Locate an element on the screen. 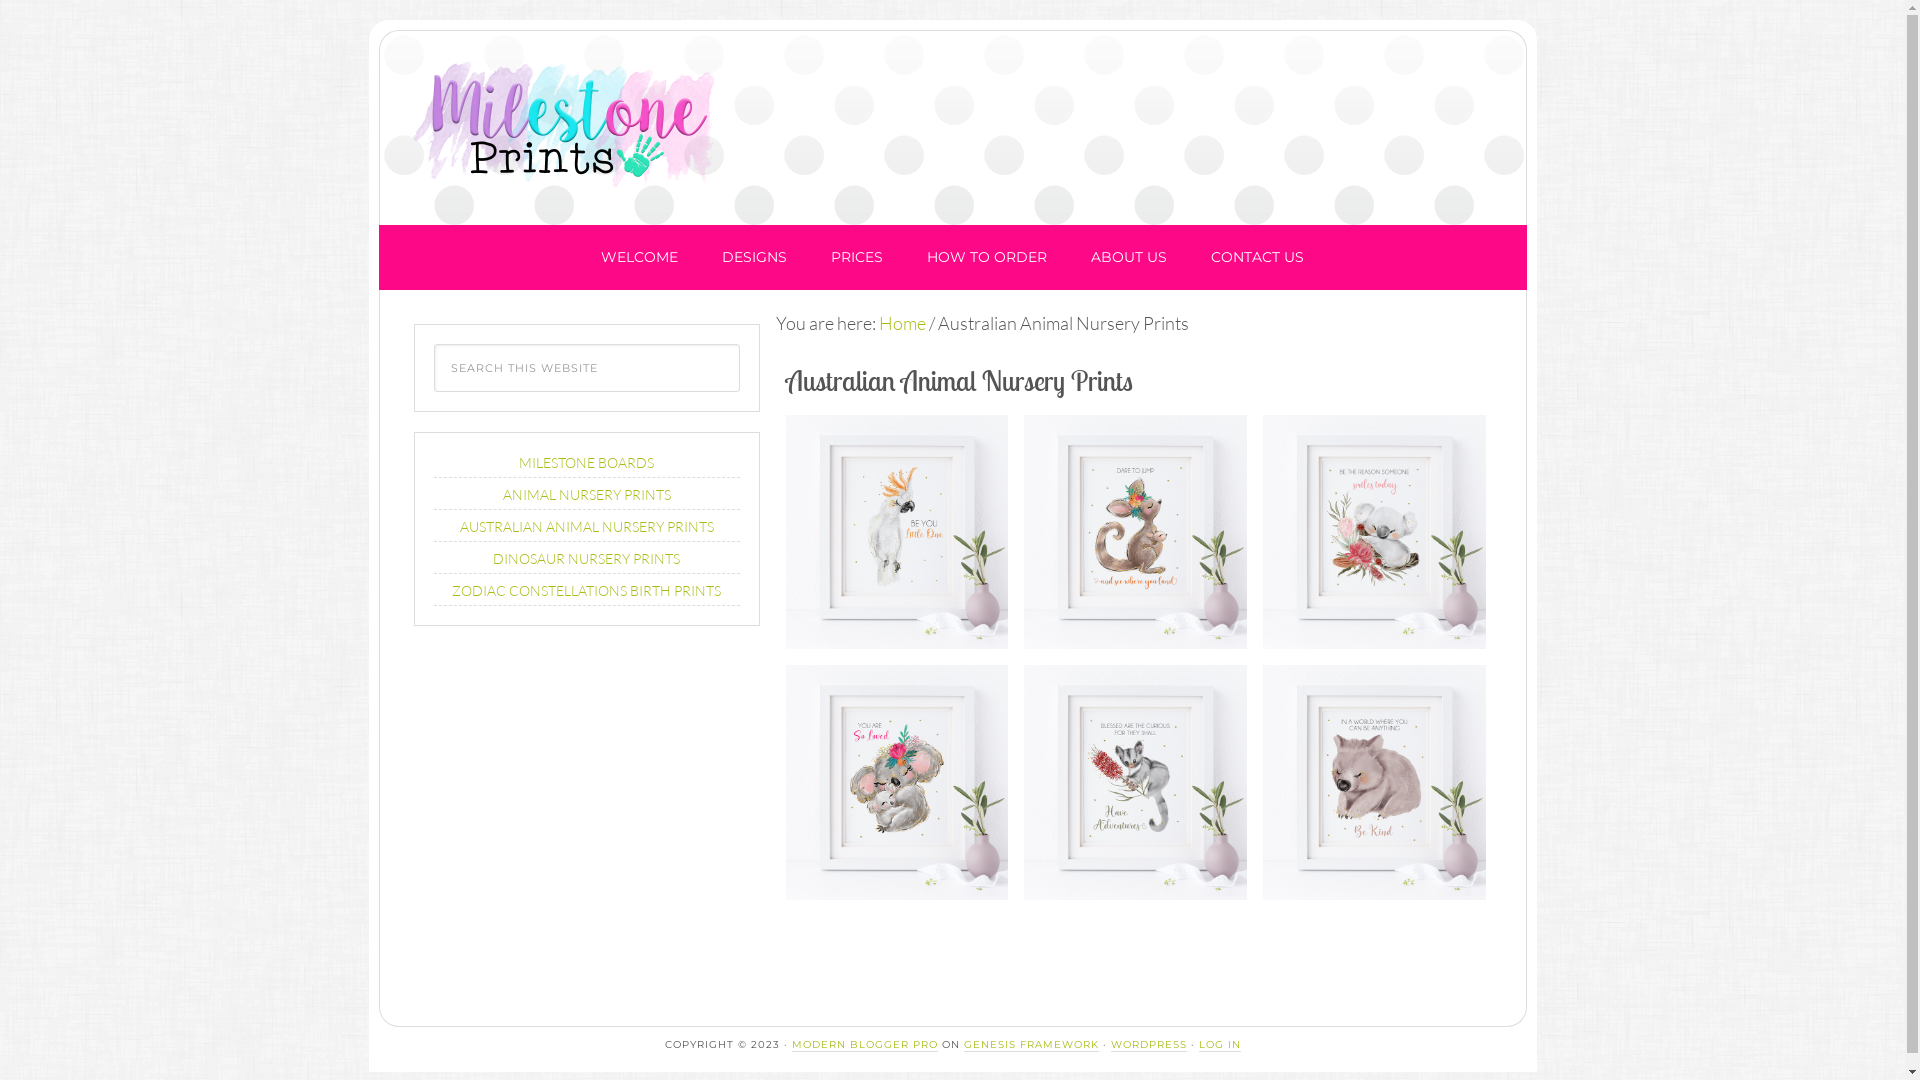 This screenshot has height=1080, width=1920. 'DESIGNS' is located at coordinates (753, 256).